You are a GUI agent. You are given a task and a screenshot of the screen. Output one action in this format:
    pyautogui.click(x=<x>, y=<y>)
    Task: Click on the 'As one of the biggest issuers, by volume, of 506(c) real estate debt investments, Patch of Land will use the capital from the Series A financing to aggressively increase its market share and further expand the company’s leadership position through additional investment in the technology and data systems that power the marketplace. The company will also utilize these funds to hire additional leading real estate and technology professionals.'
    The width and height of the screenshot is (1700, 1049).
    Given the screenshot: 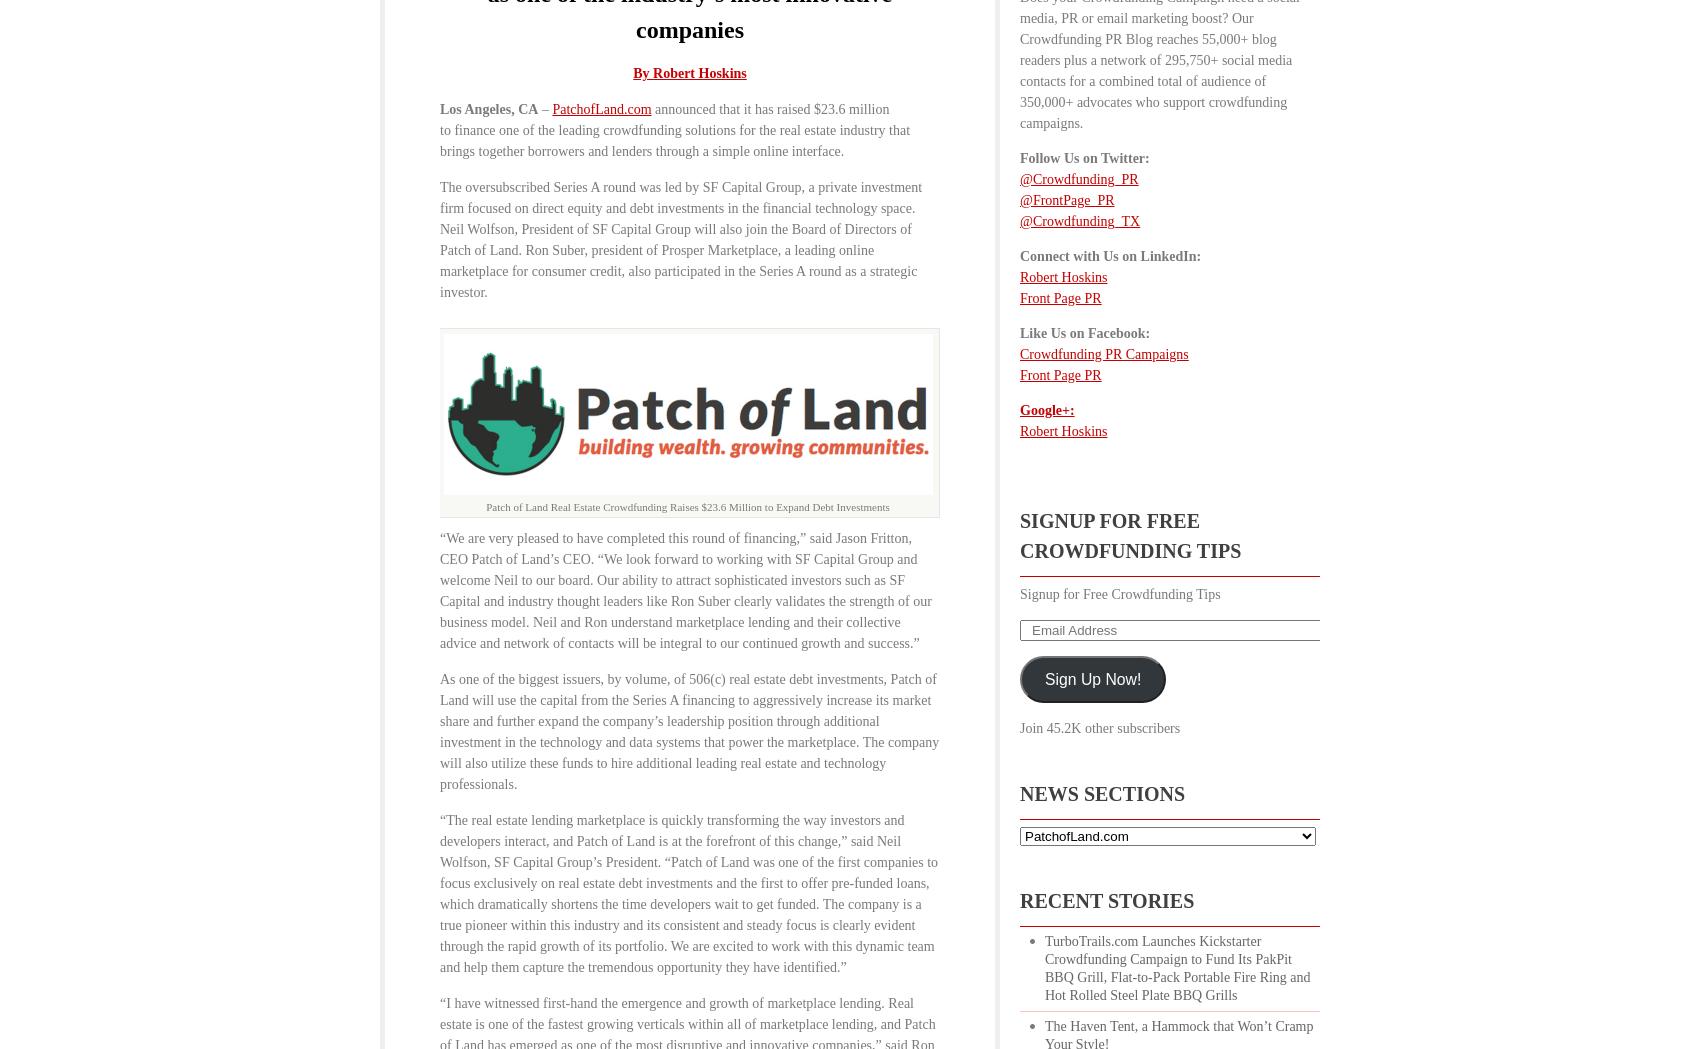 What is the action you would take?
    pyautogui.click(x=689, y=730)
    